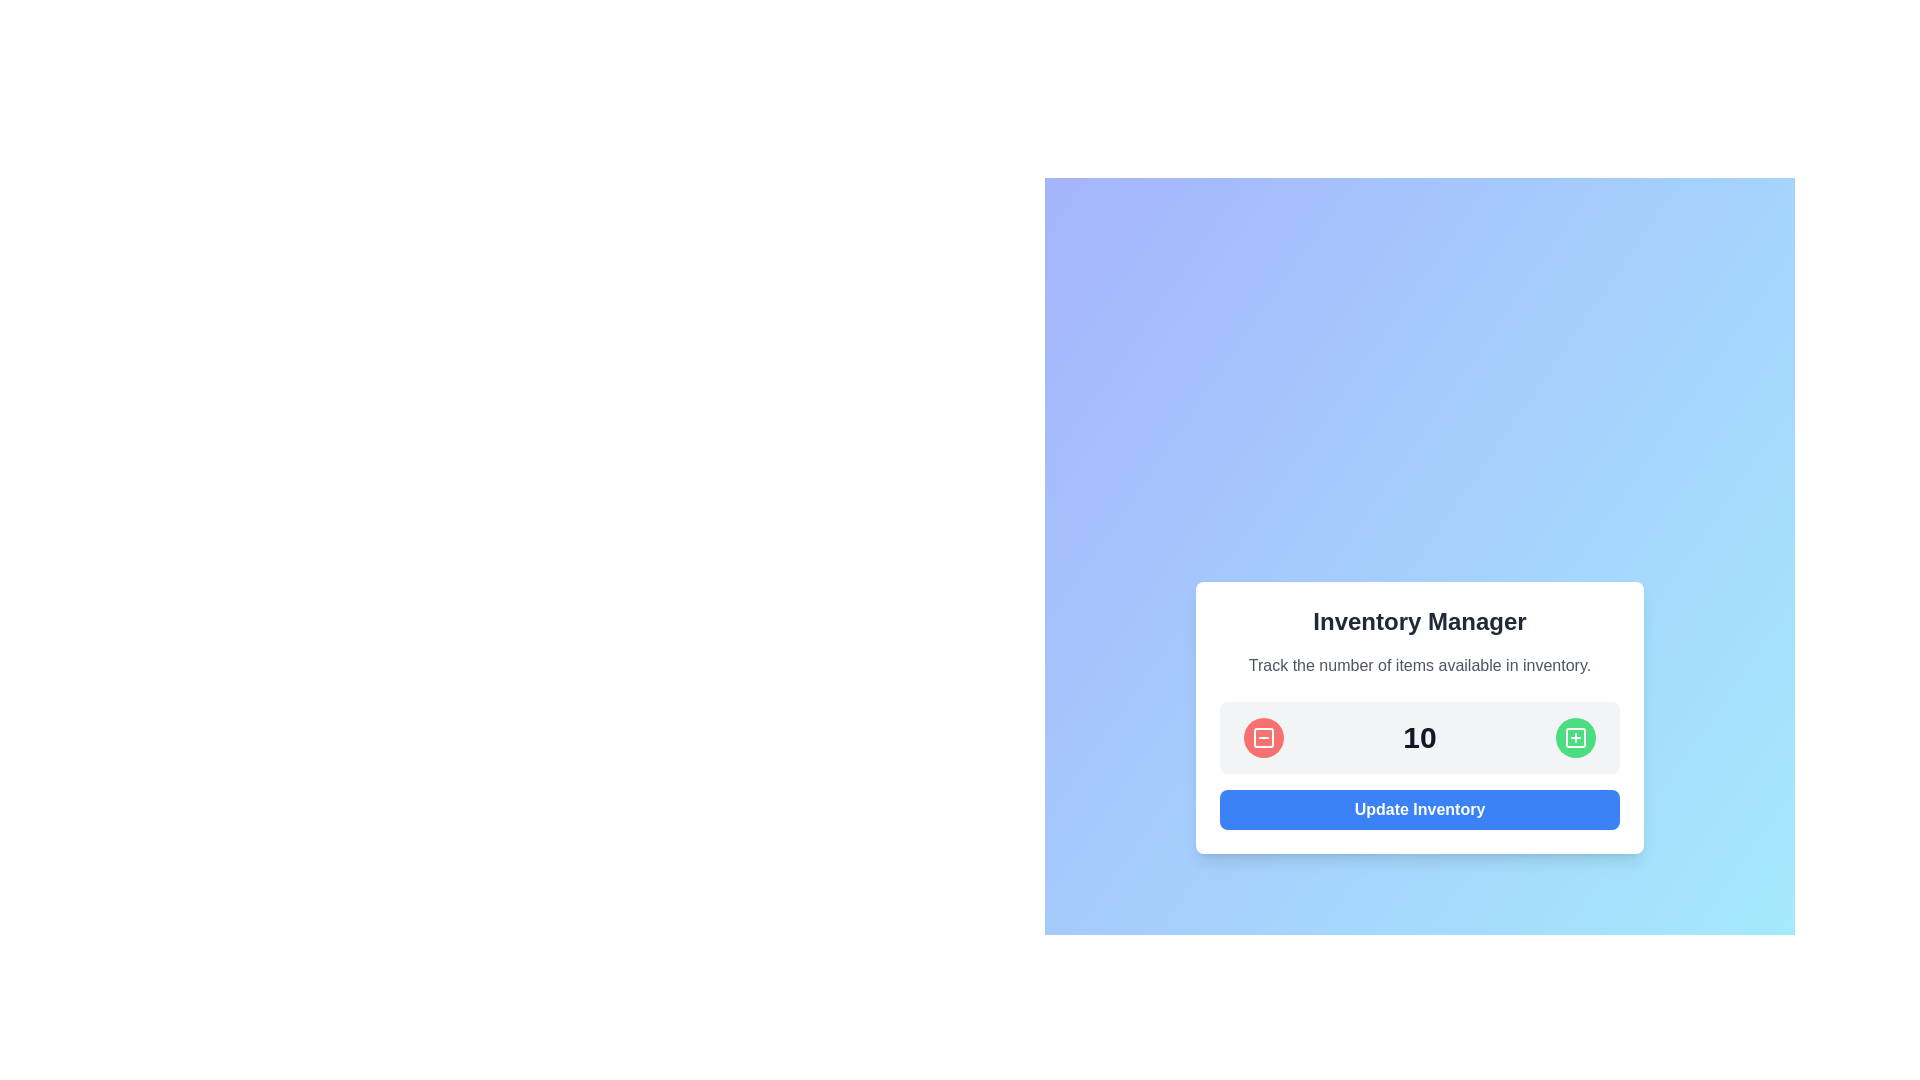  What do you see at coordinates (1419, 737) in the screenshot?
I see `the text label displaying the numerical value '10', which is styled in bold and large font and is positioned centrally between the decrement and increment buttons` at bounding box center [1419, 737].